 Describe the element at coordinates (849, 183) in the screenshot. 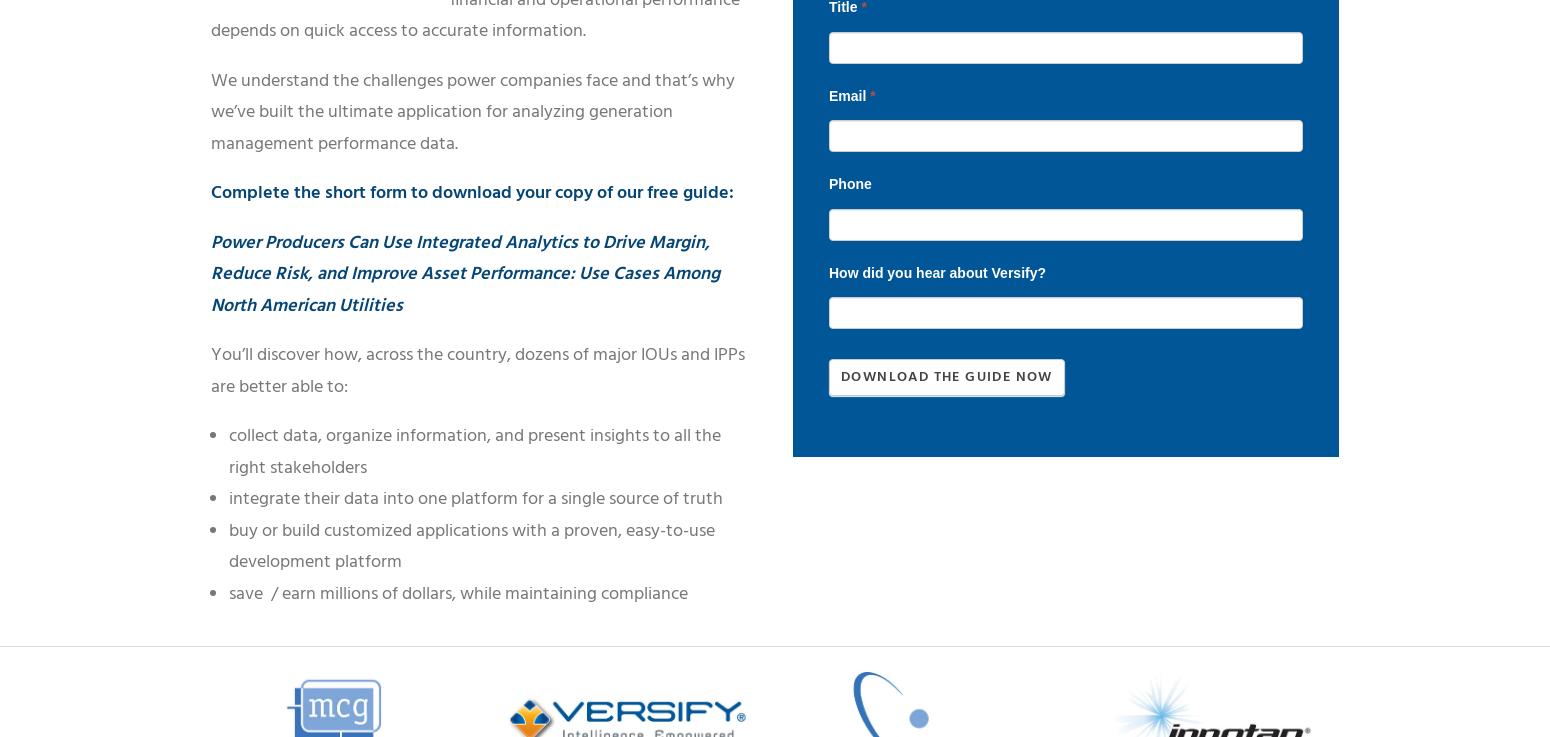

I see `'Phone'` at that location.